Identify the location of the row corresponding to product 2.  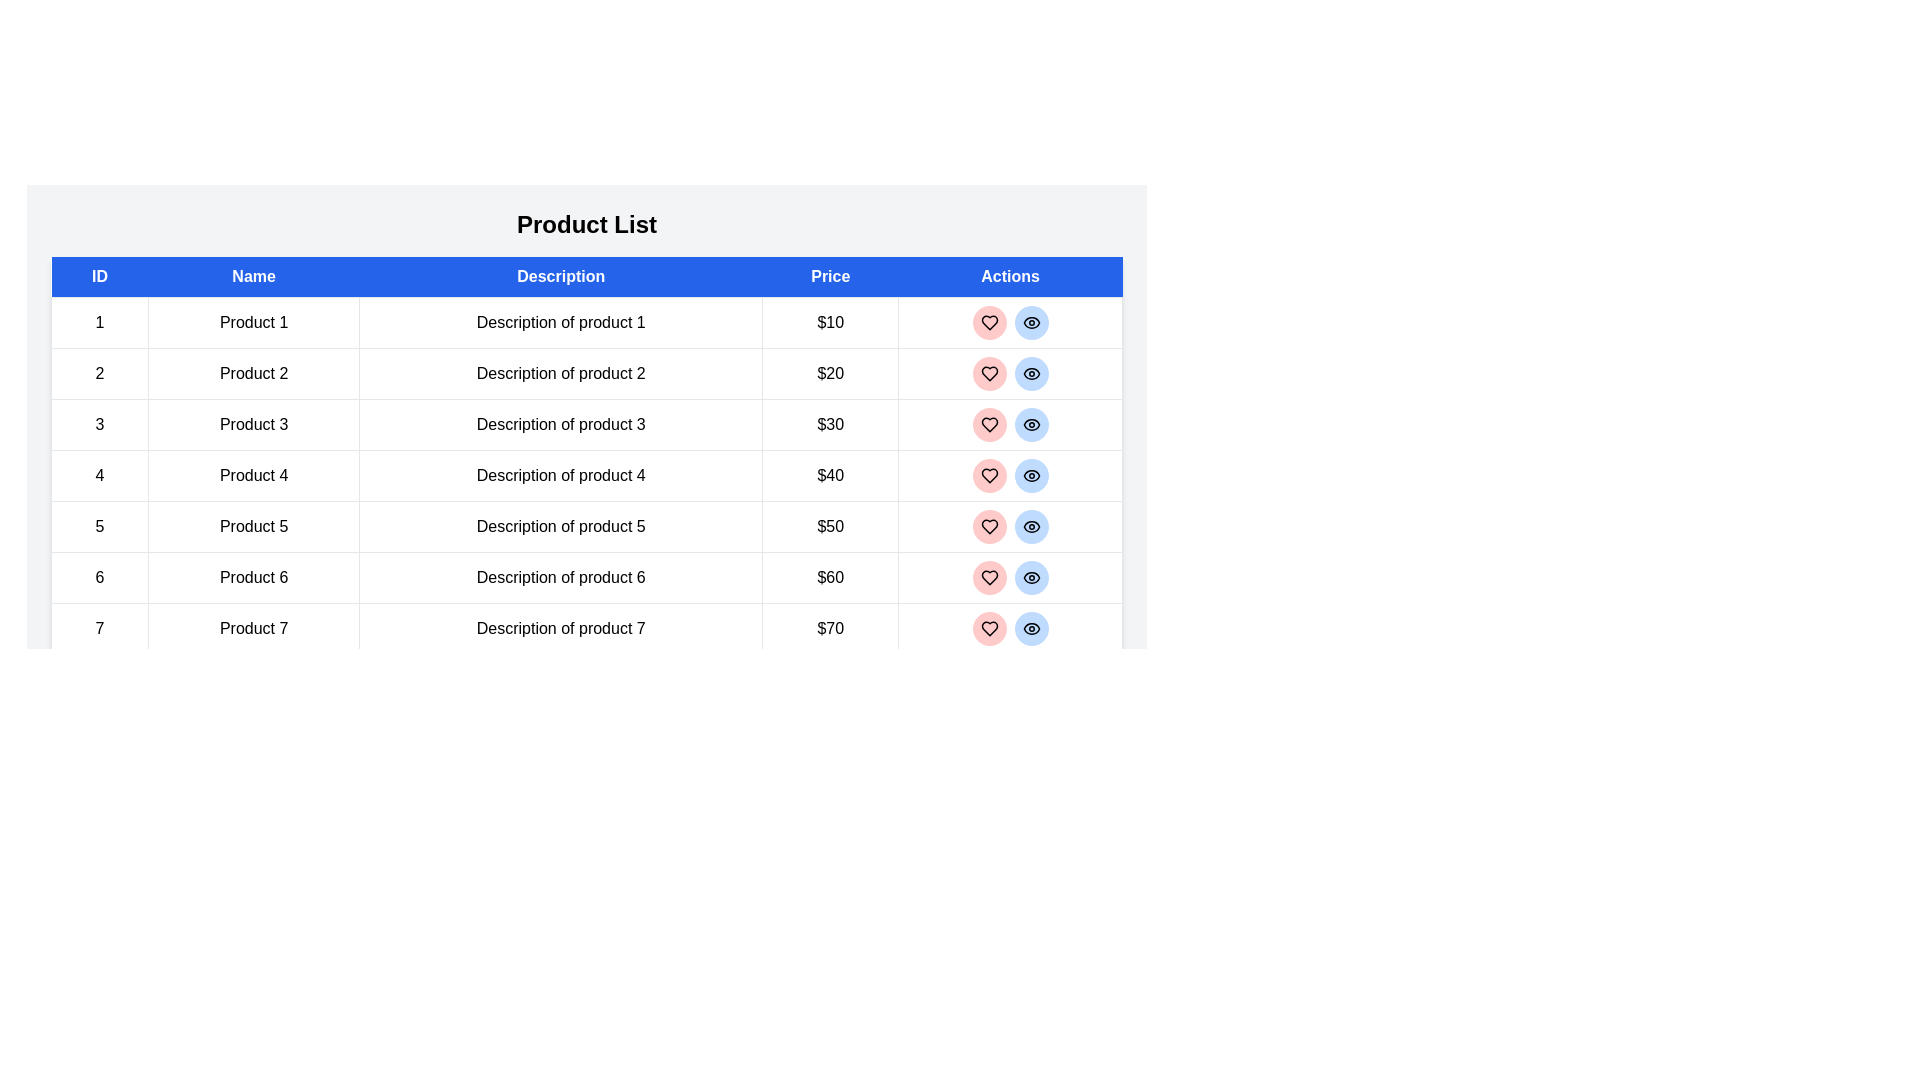
(585, 374).